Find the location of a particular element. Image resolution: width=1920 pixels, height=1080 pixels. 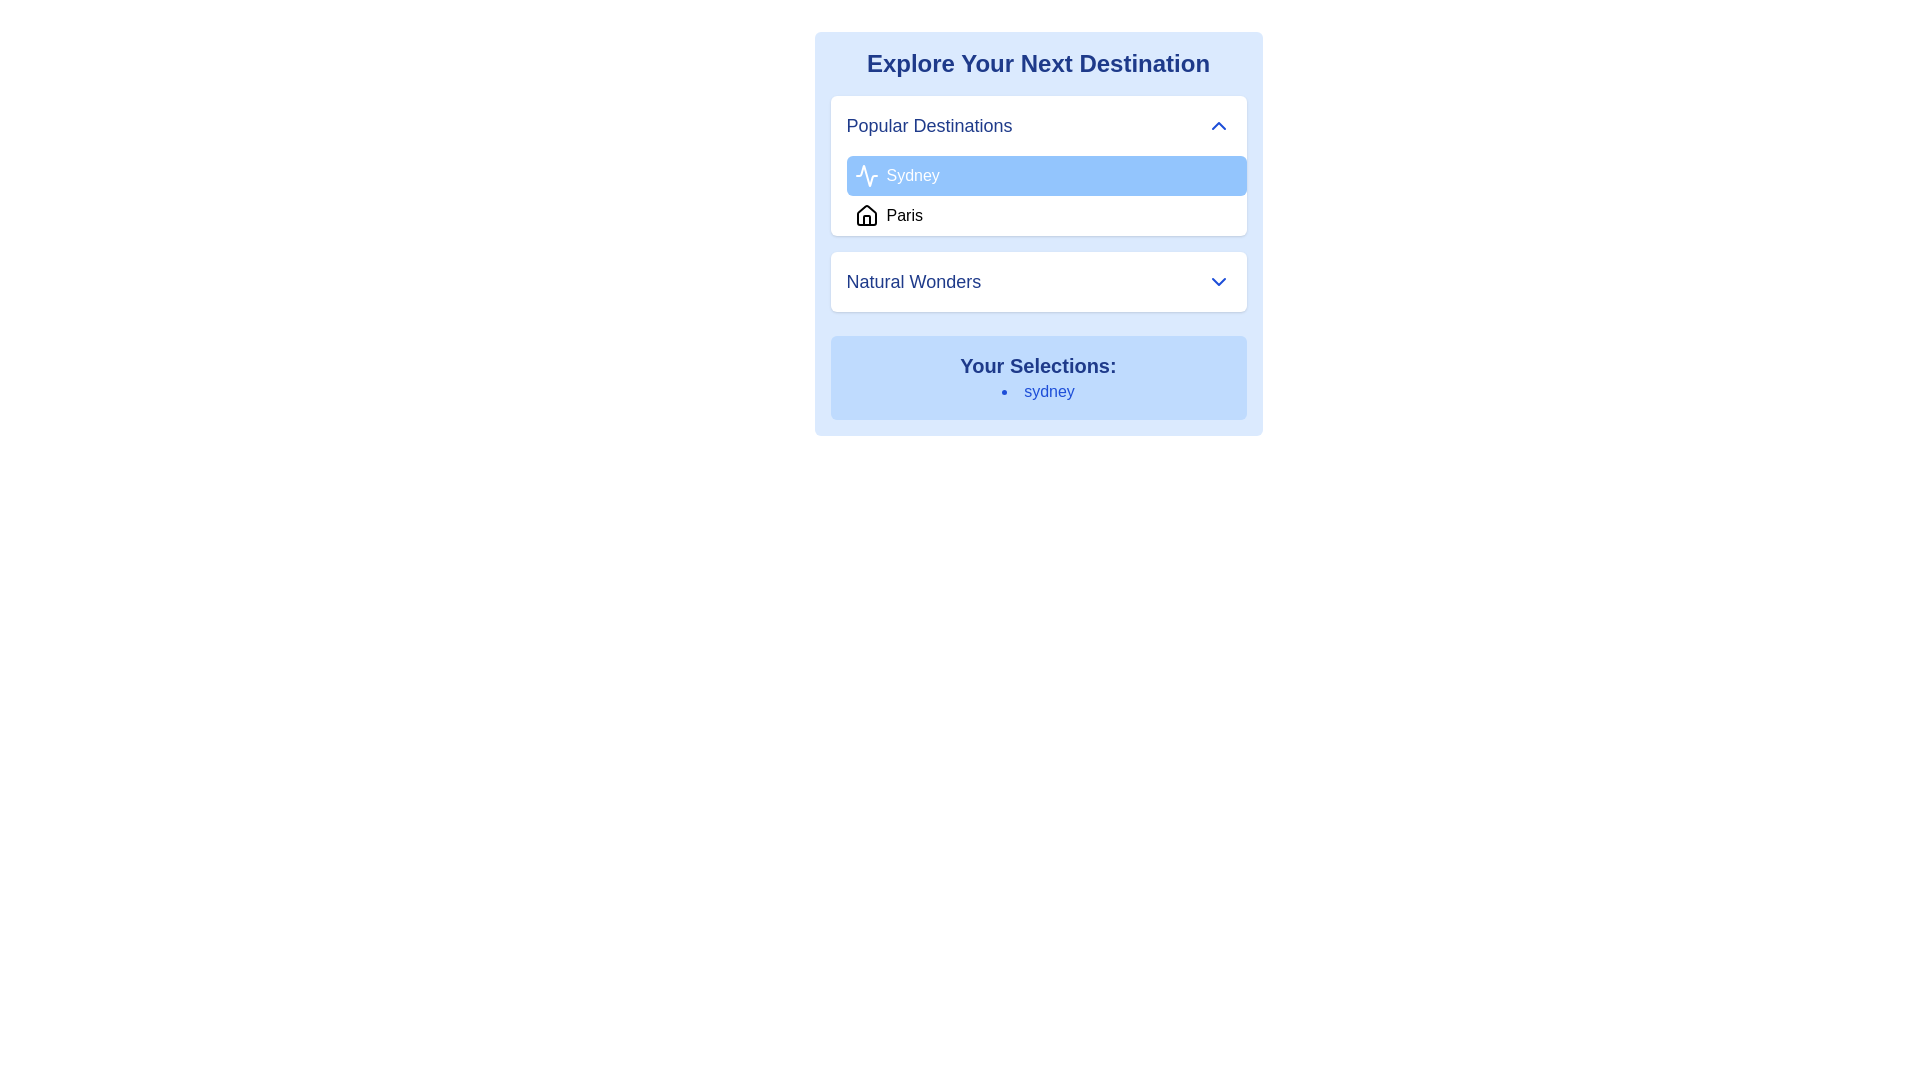

the SVG icon representing a stylized house located within the menu item labeled 'Paris' in the 'Popular Destinations' section is located at coordinates (866, 216).